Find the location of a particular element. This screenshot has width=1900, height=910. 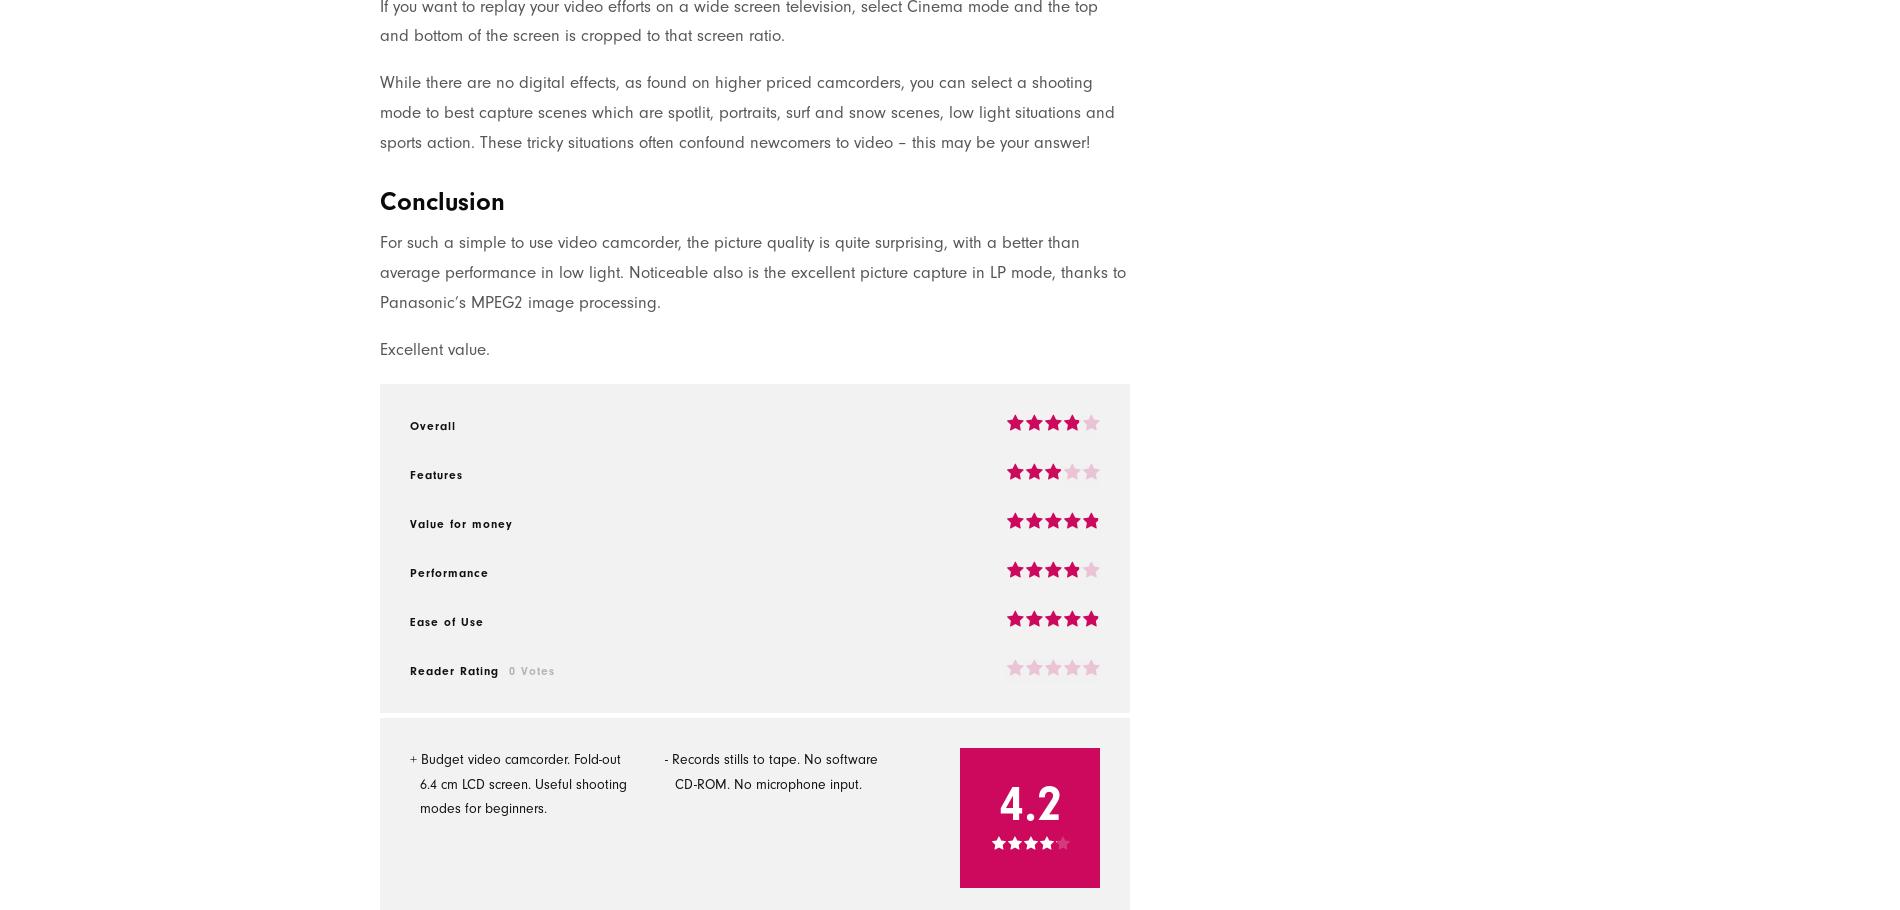

'Reader Rating' is located at coordinates (453, 669).